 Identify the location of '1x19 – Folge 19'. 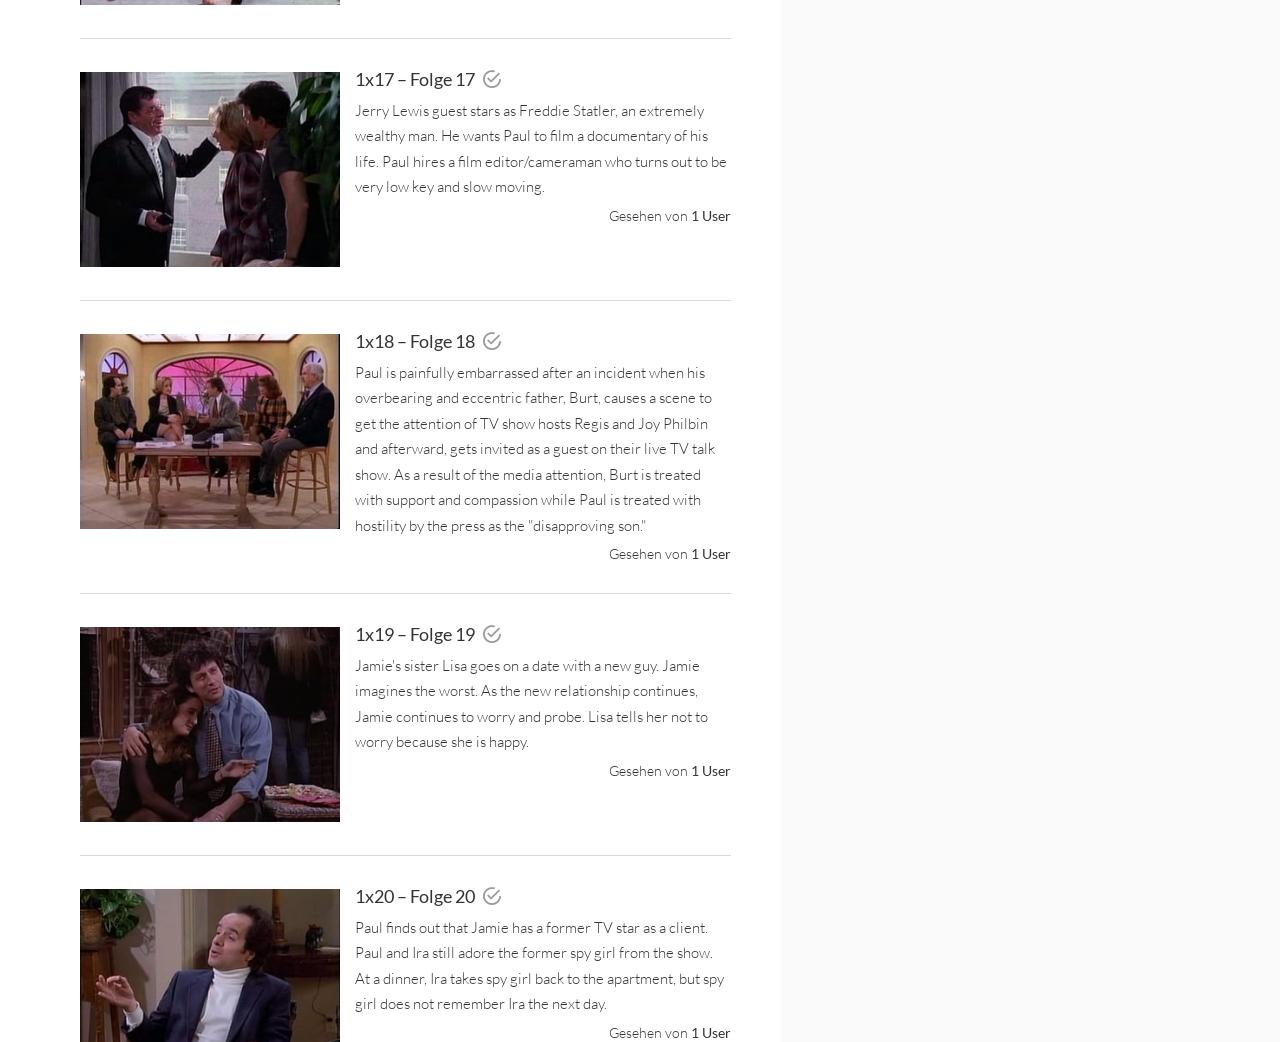
(415, 633).